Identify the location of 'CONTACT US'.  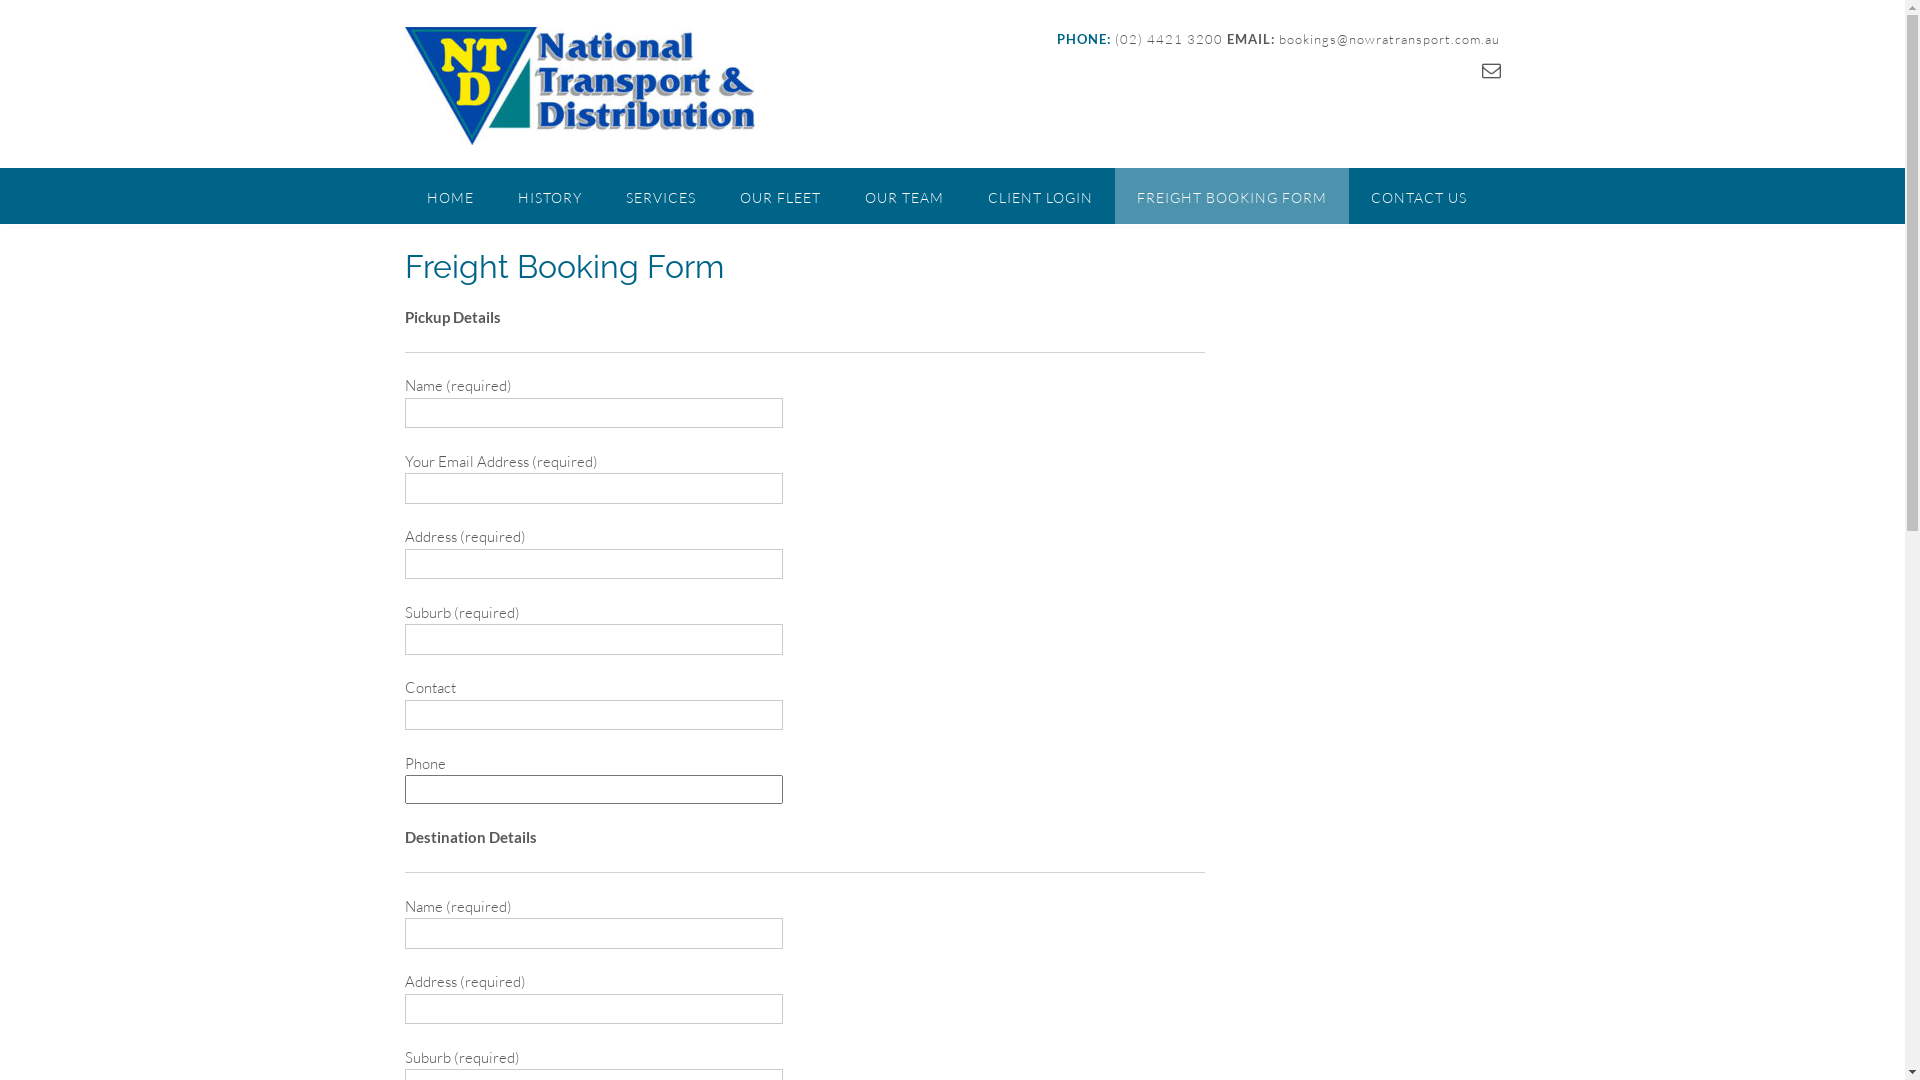
(1416, 196).